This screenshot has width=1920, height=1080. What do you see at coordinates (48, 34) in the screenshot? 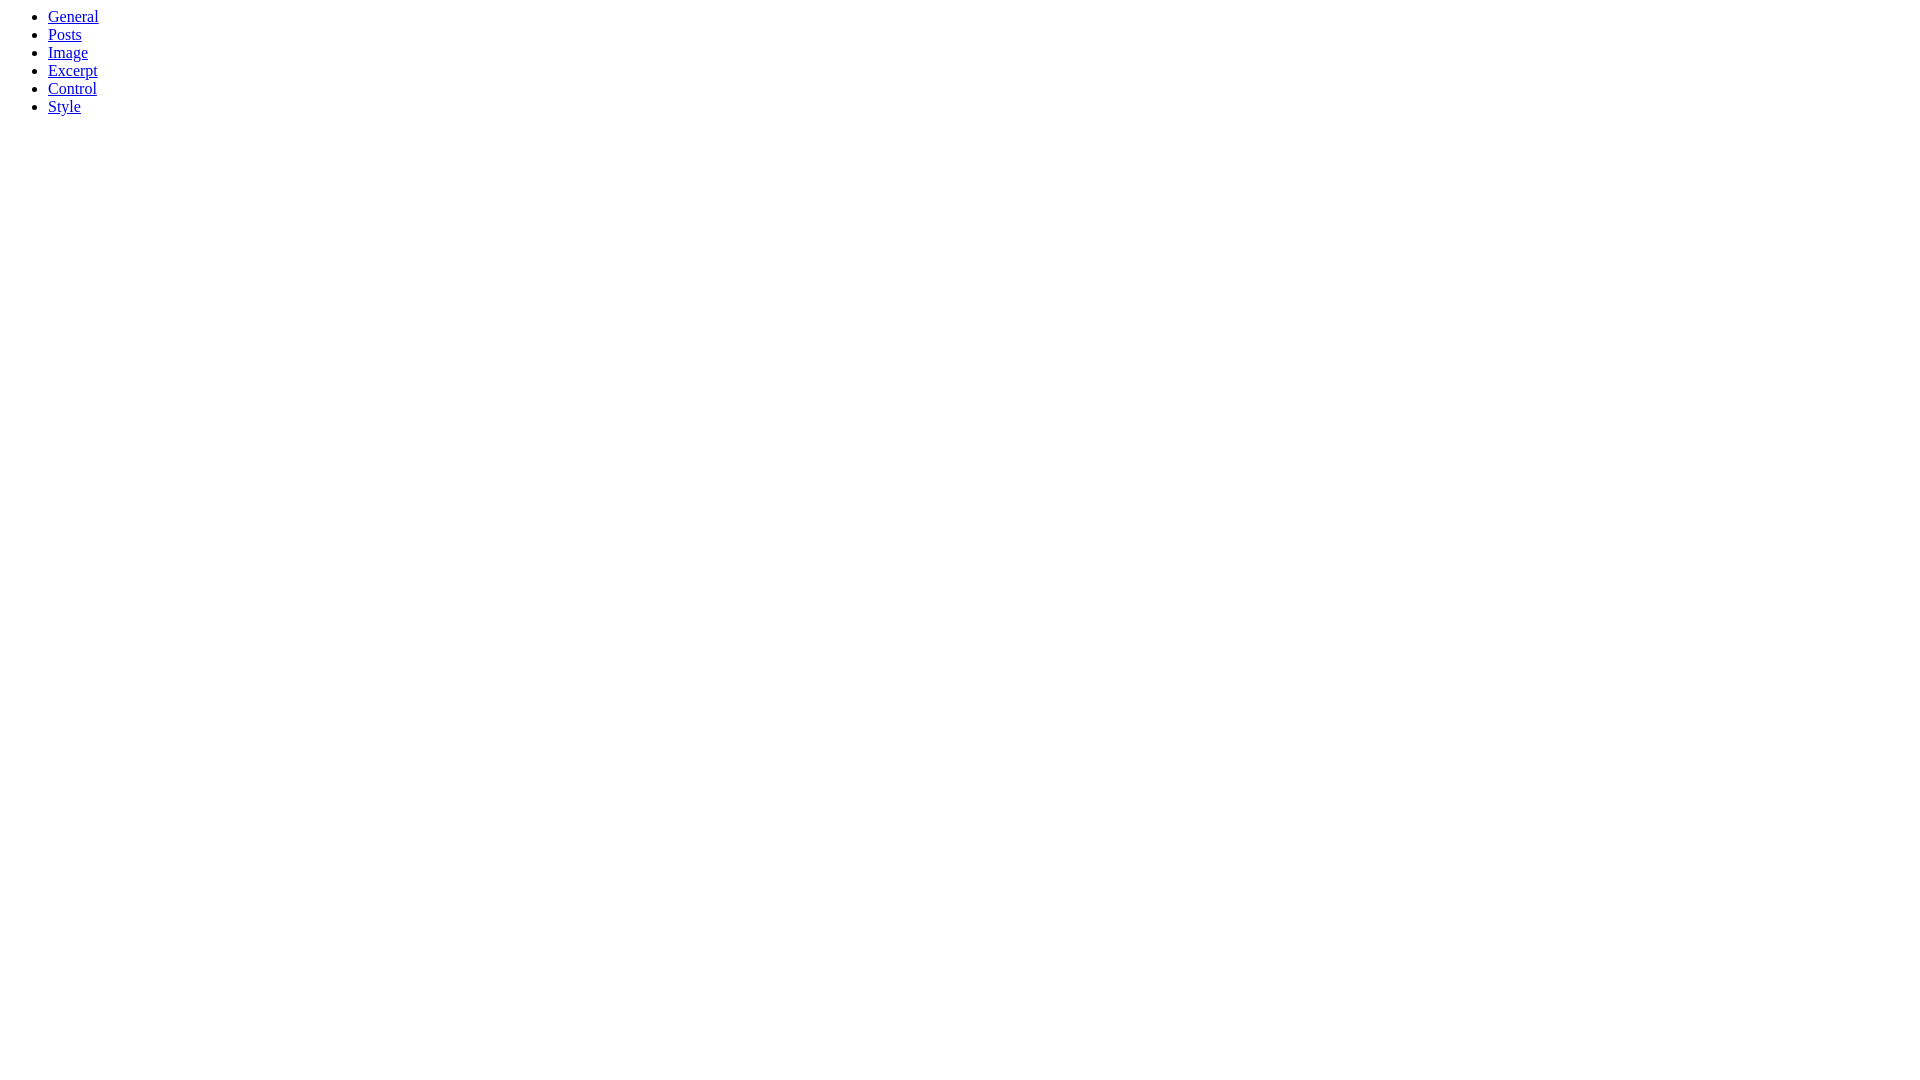
I see `'Posts'` at bounding box center [48, 34].